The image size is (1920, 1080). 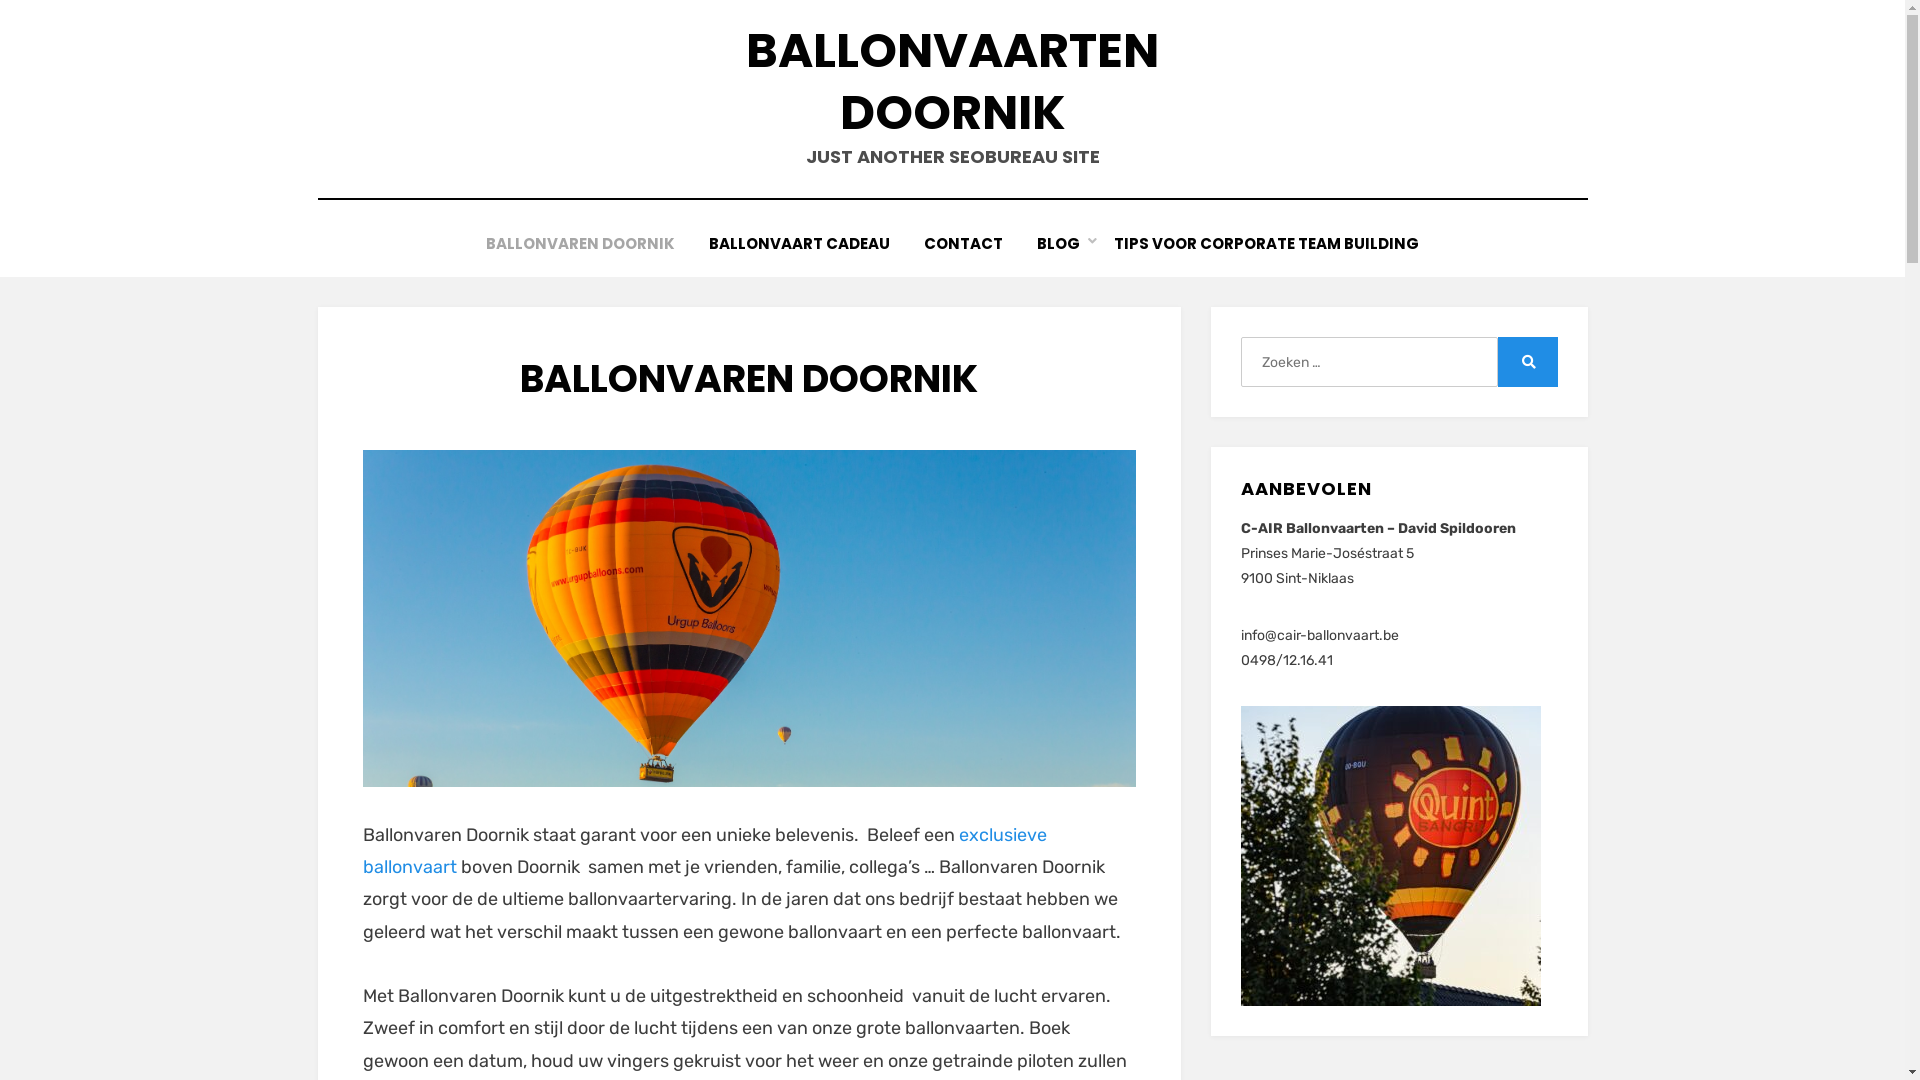 I want to click on 'BLOG', so click(x=1057, y=242).